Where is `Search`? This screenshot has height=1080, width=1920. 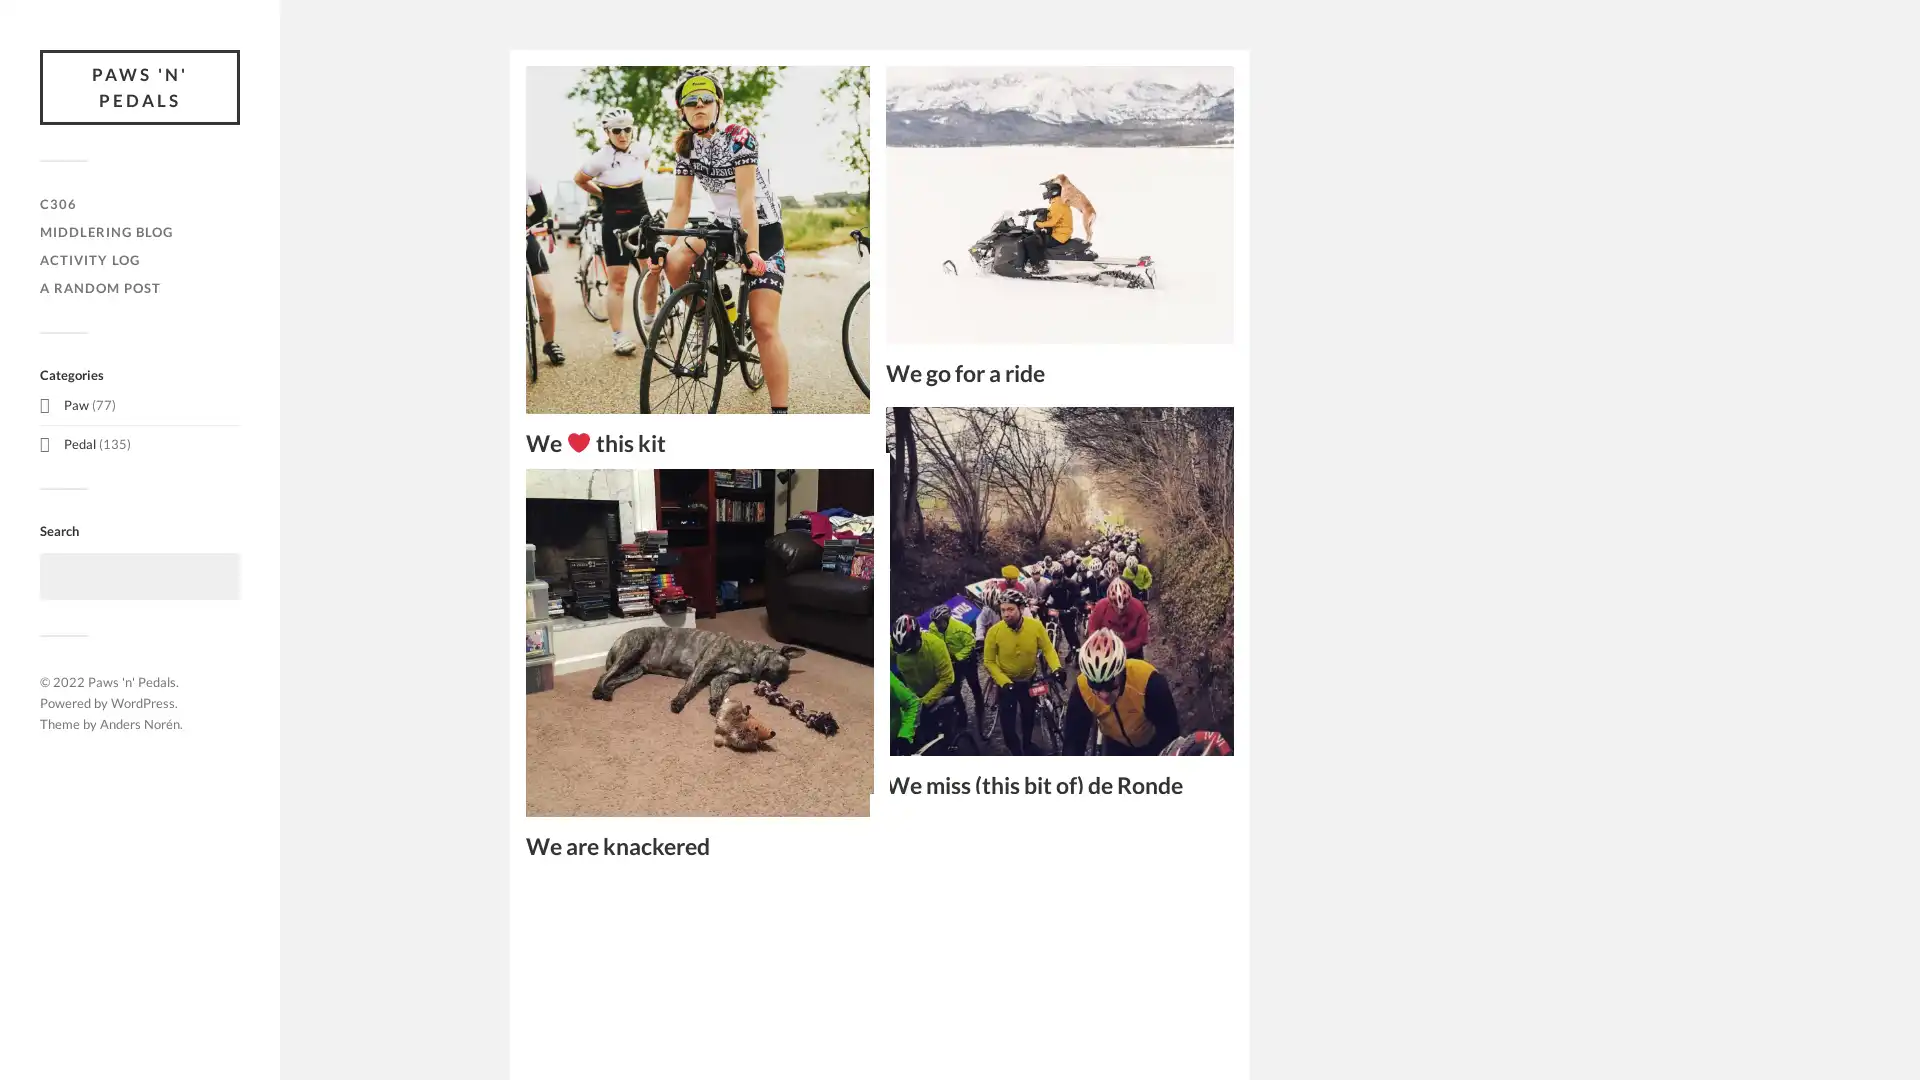 Search is located at coordinates (215, 576).